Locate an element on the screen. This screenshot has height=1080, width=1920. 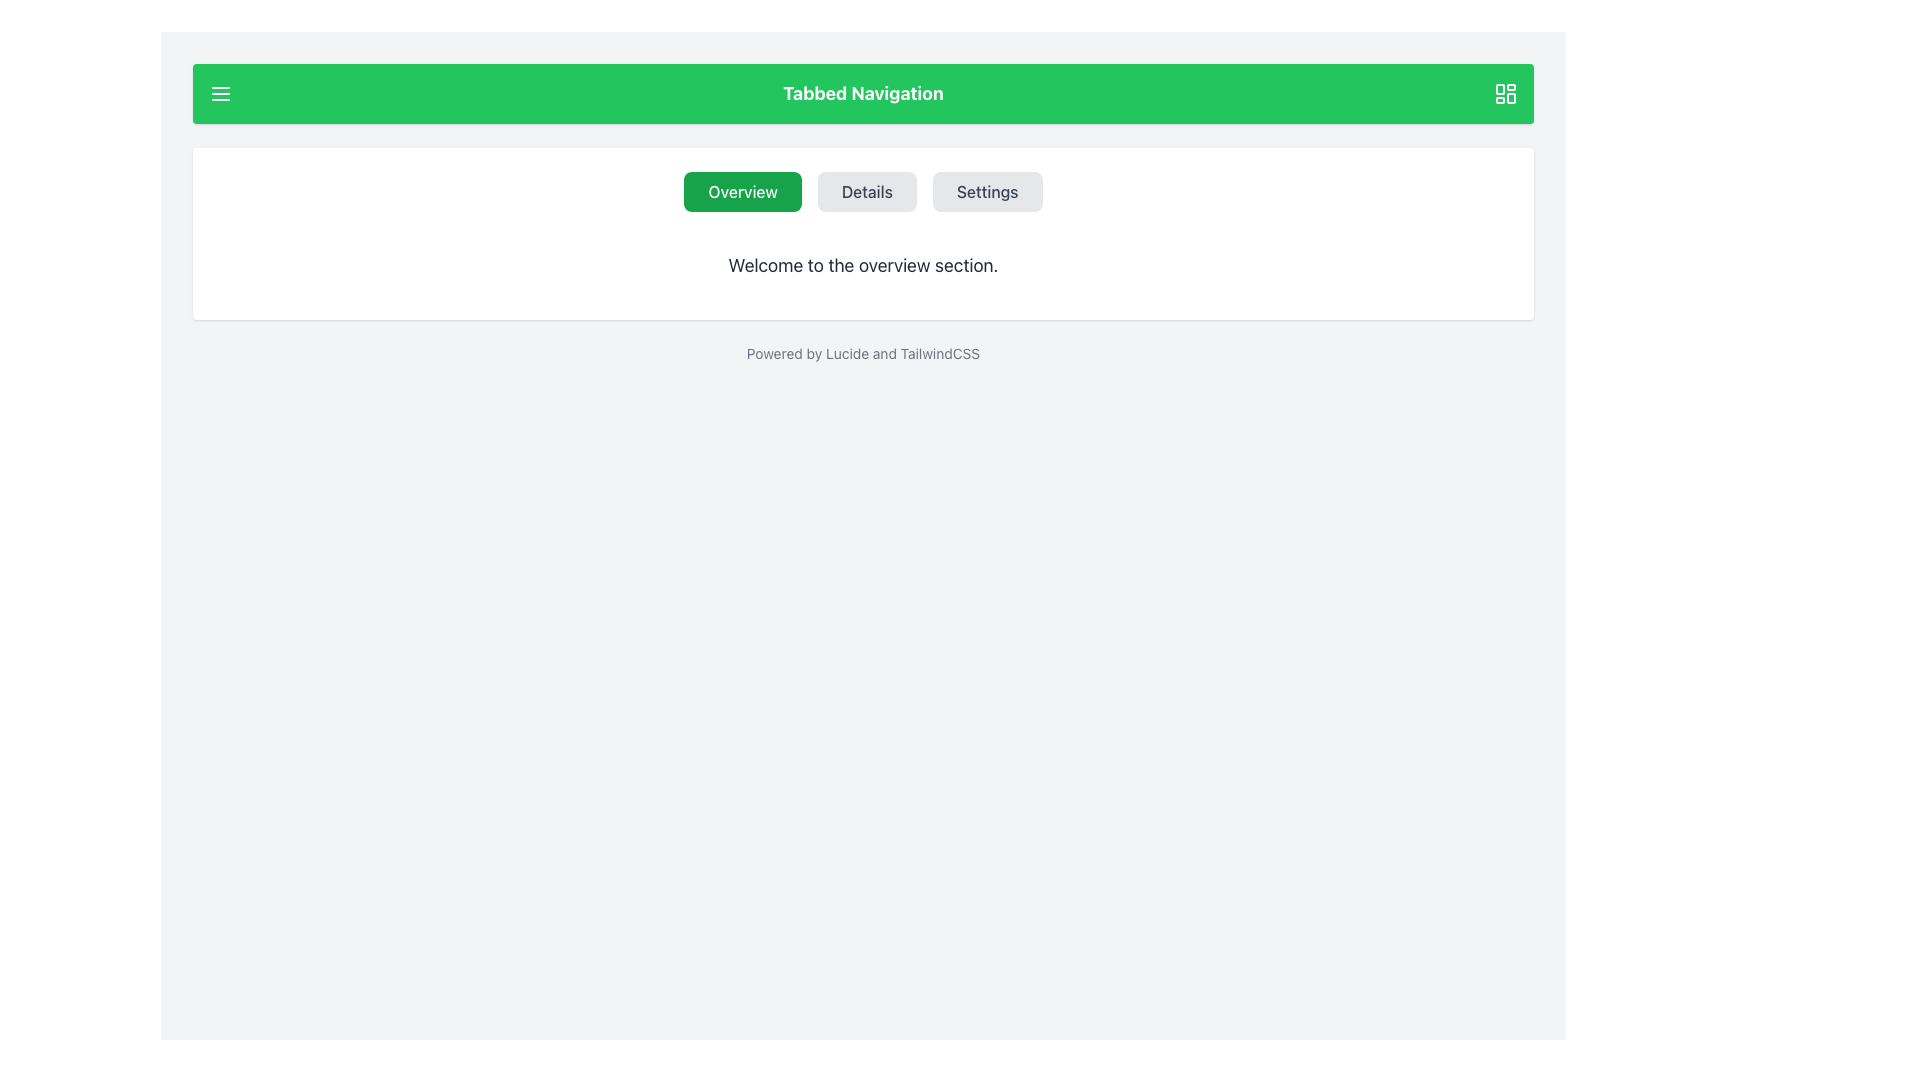
the decorative icon segment located in the second column of the second row within the grid structure of the green navigation bar is located at coordinates (1511, 98).